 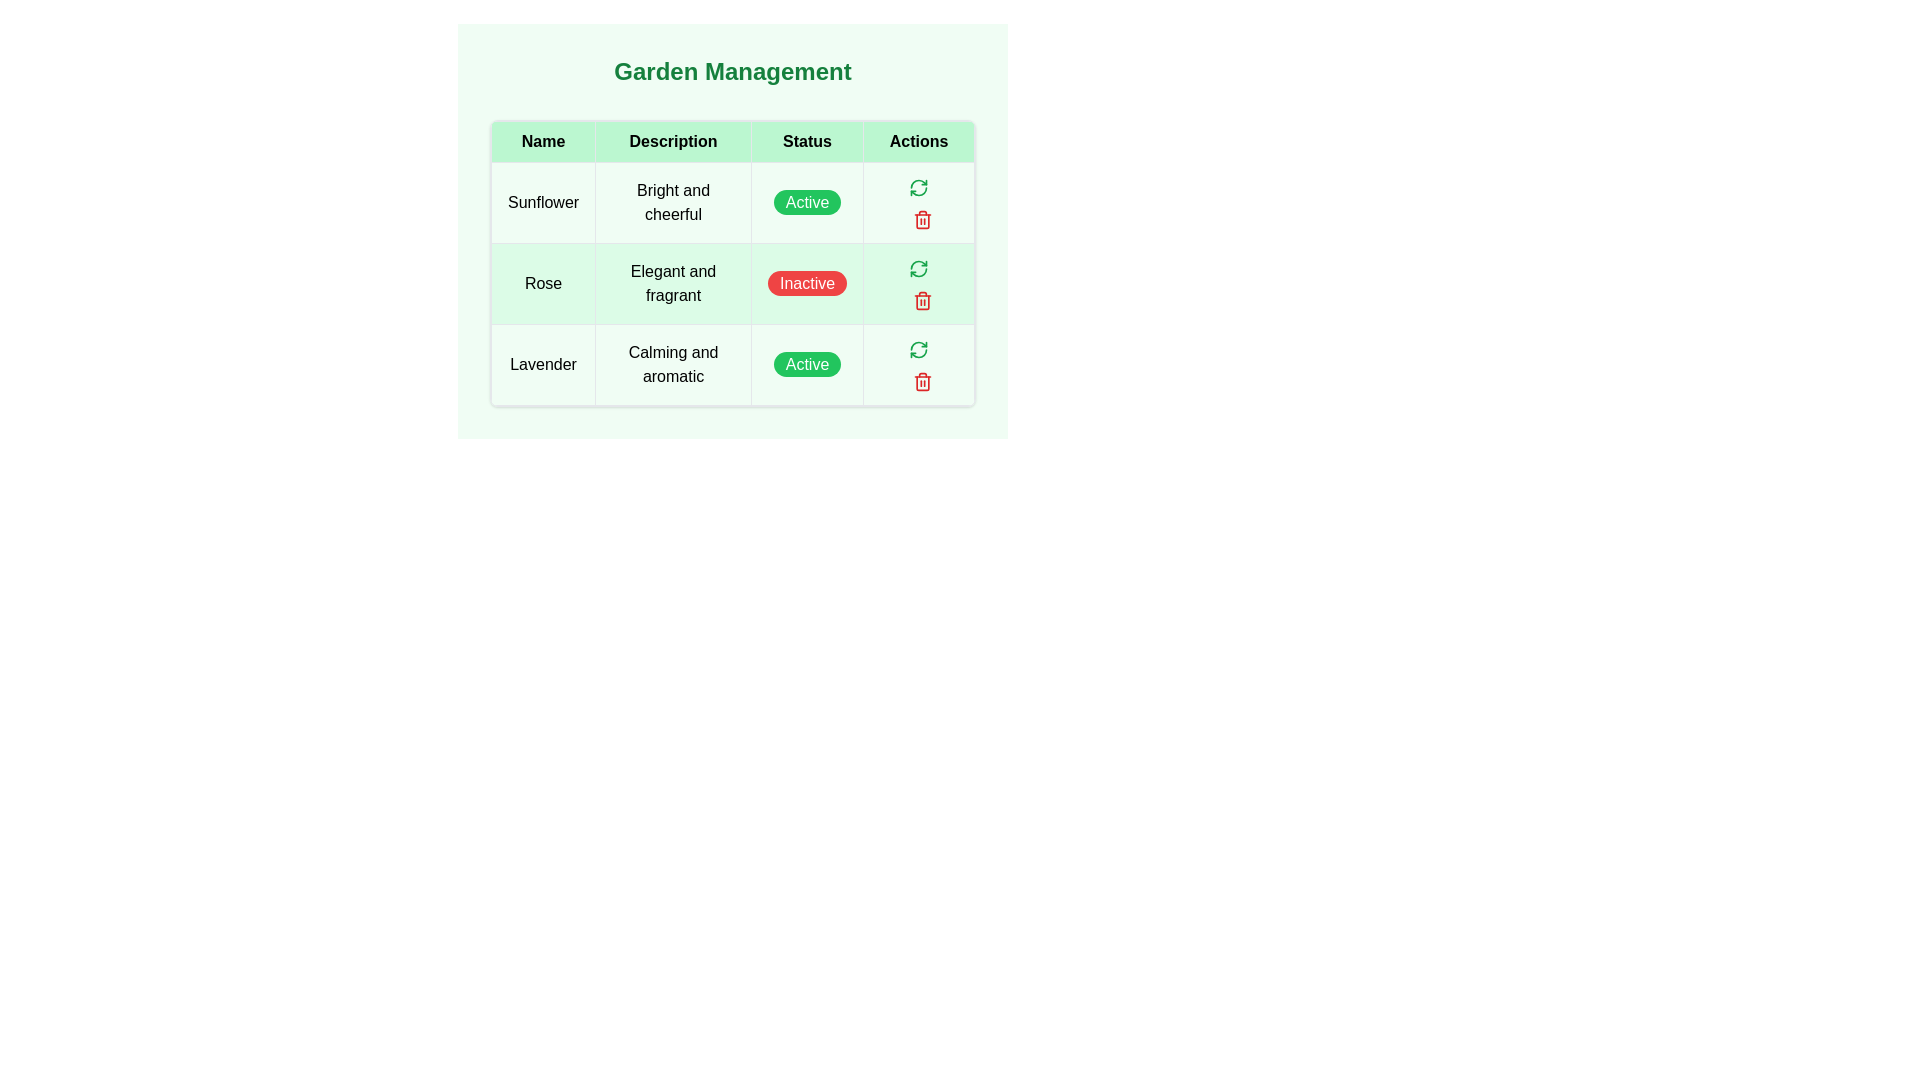 I want to click on the trash can icon button, which is red and located in the last column of the last row associated with the 'Lavender' entry in the 'Garden Management' table, to initiate the delete action, so click(x=922, y=381).